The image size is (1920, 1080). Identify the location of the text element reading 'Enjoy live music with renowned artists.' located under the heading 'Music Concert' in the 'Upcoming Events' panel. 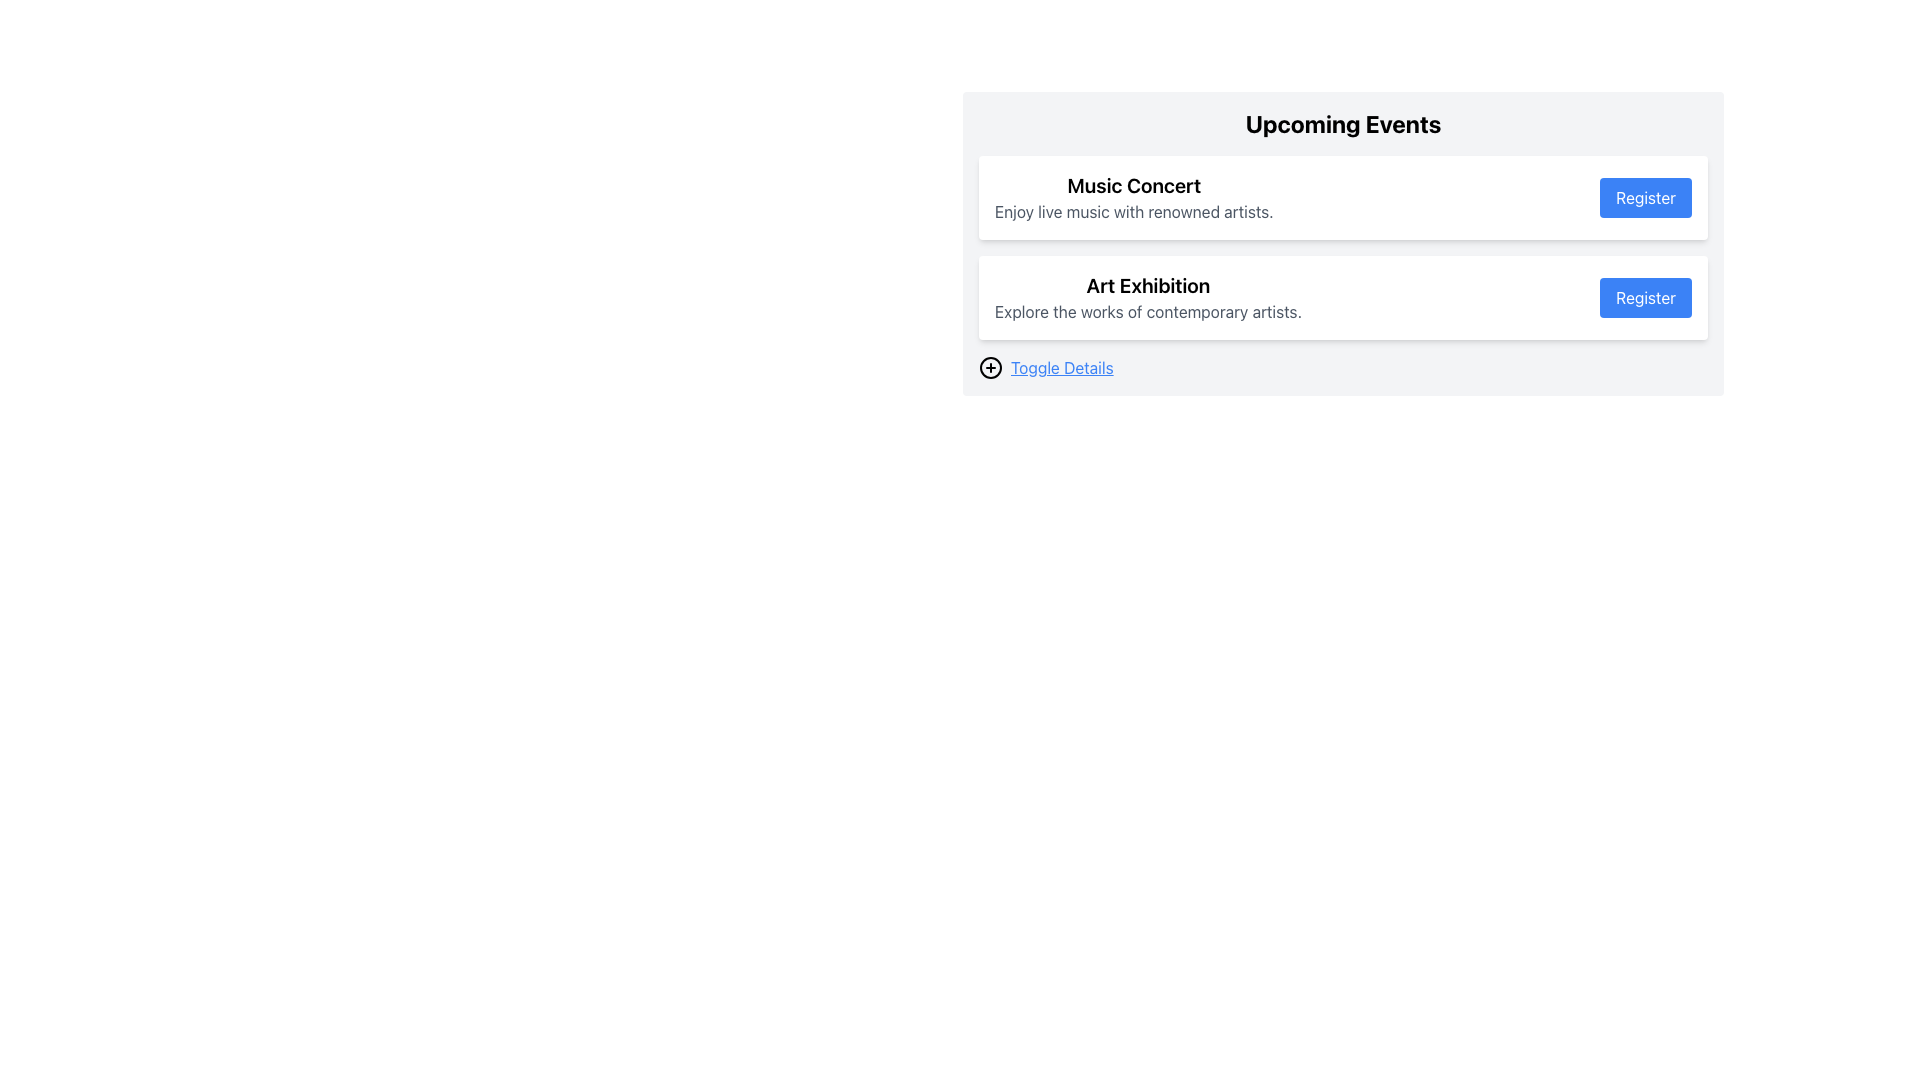
(1134, 212).